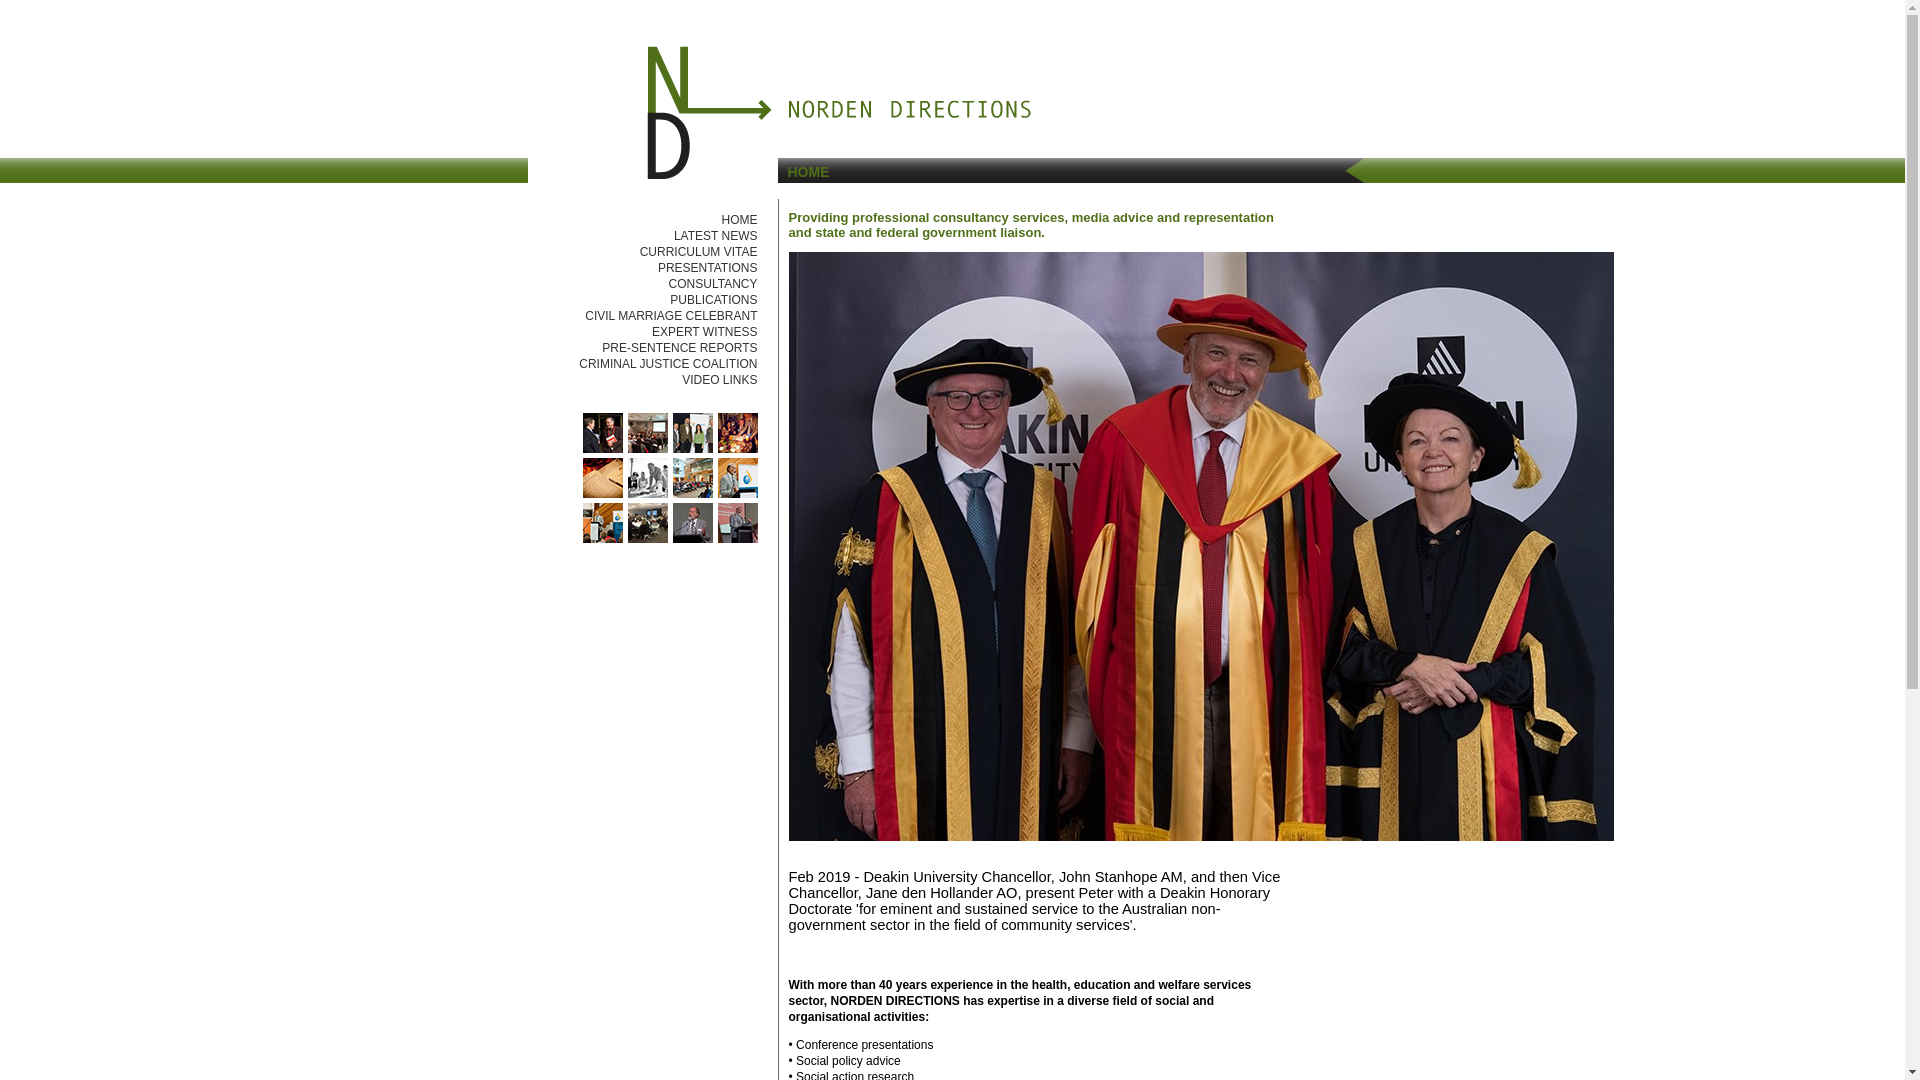 The image size is (1920, 1080). I want to click on 'CRIMINAL JUSTICE COALITION', so click(667, 363).